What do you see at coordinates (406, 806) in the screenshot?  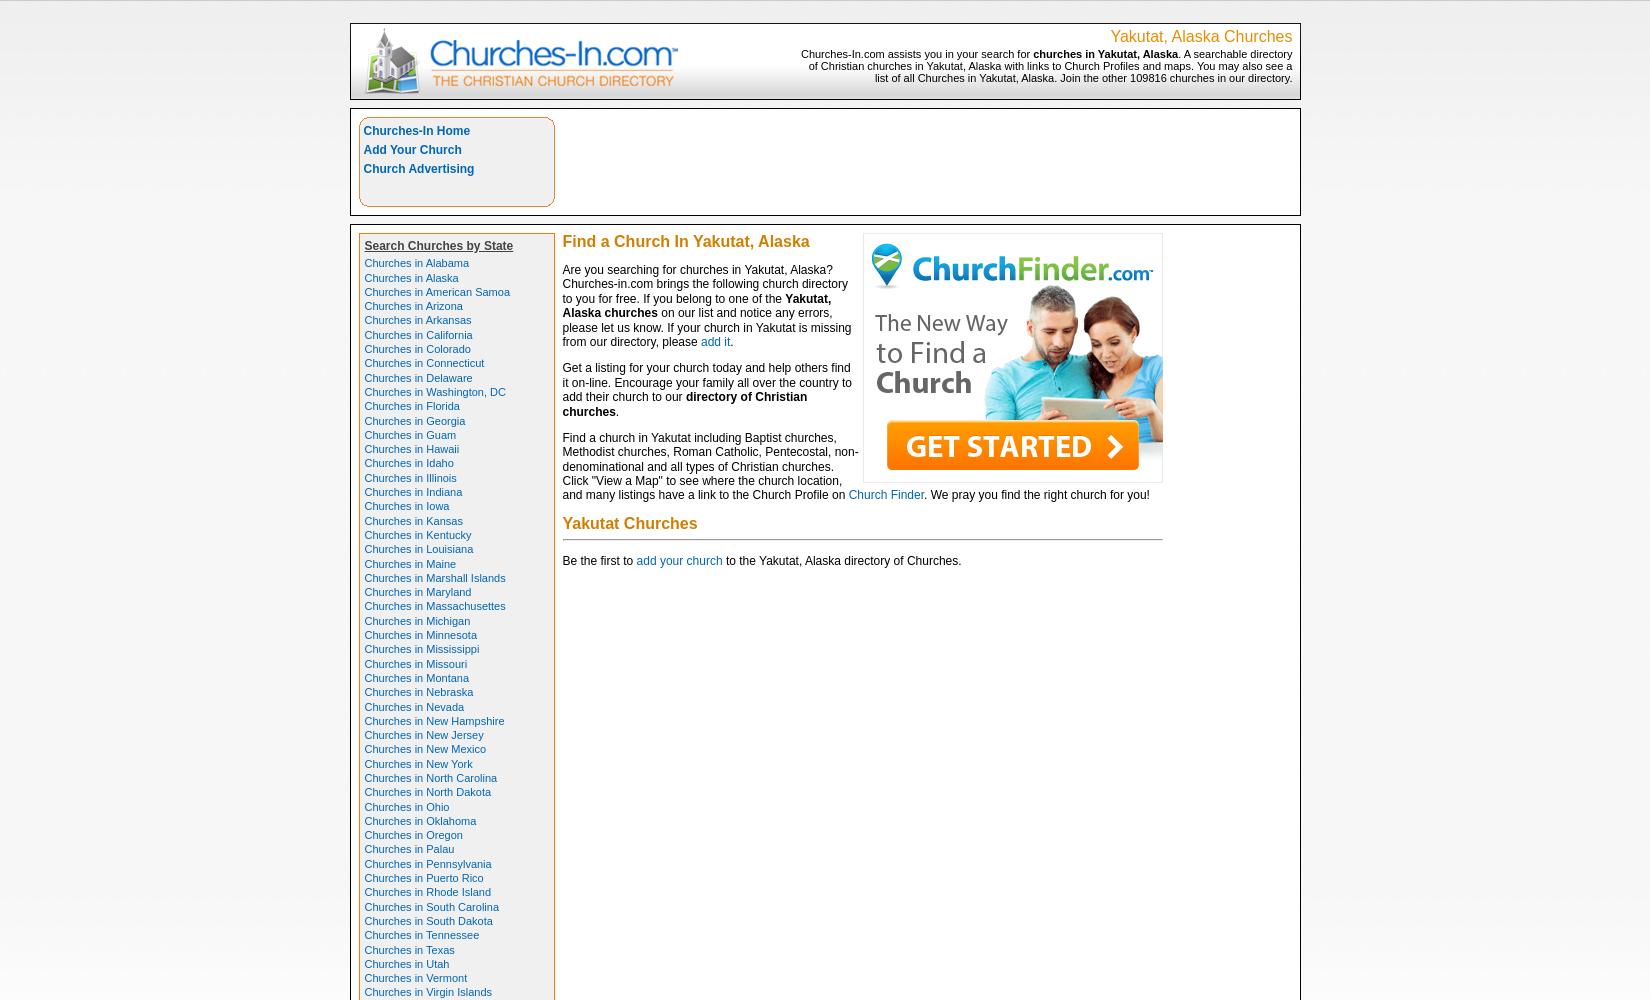 I see `'Churches in Ohio'` at bounding box center [406, 806].